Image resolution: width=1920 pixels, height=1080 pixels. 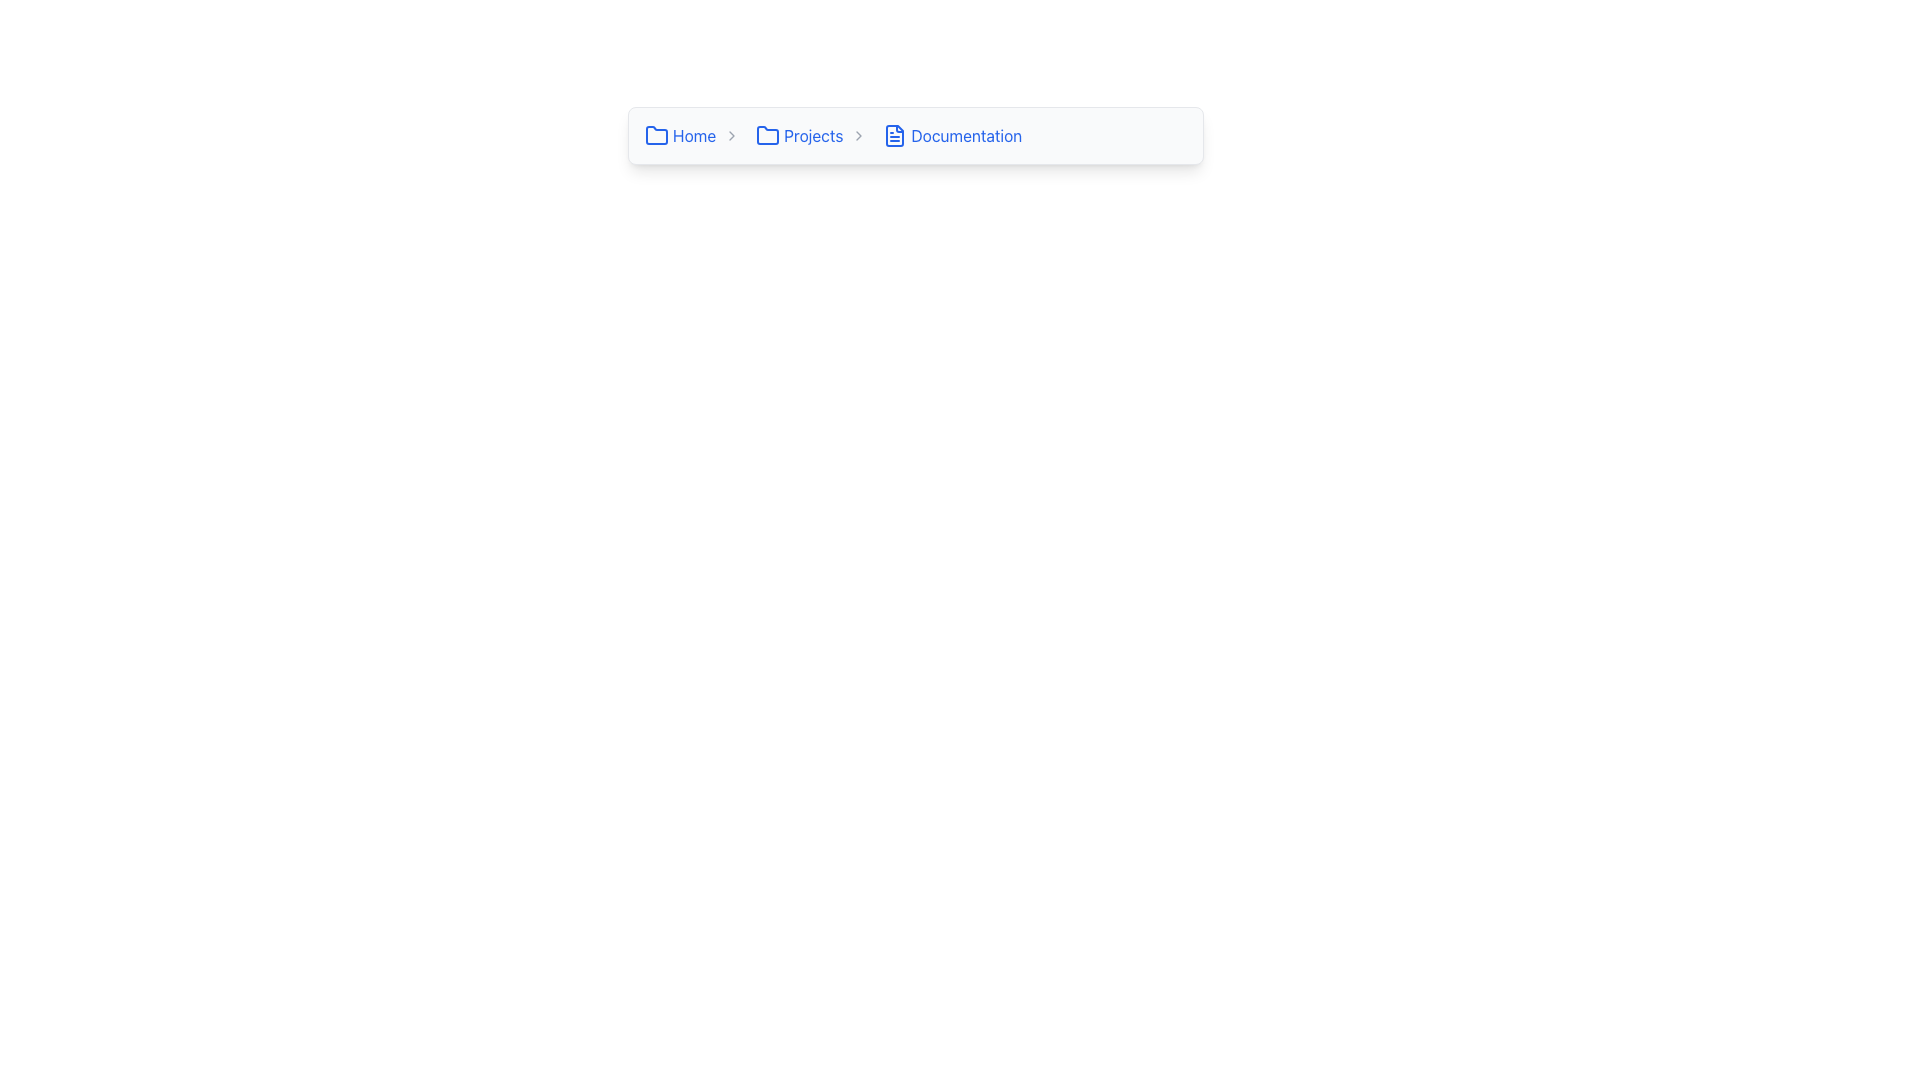 What do you see at coordinates (767, 135) in the screenshot?
I see `the blue folder icon located in the navigation bar, which is positioned immediately before the text 'Projects'` at bounding box center [767, 135].